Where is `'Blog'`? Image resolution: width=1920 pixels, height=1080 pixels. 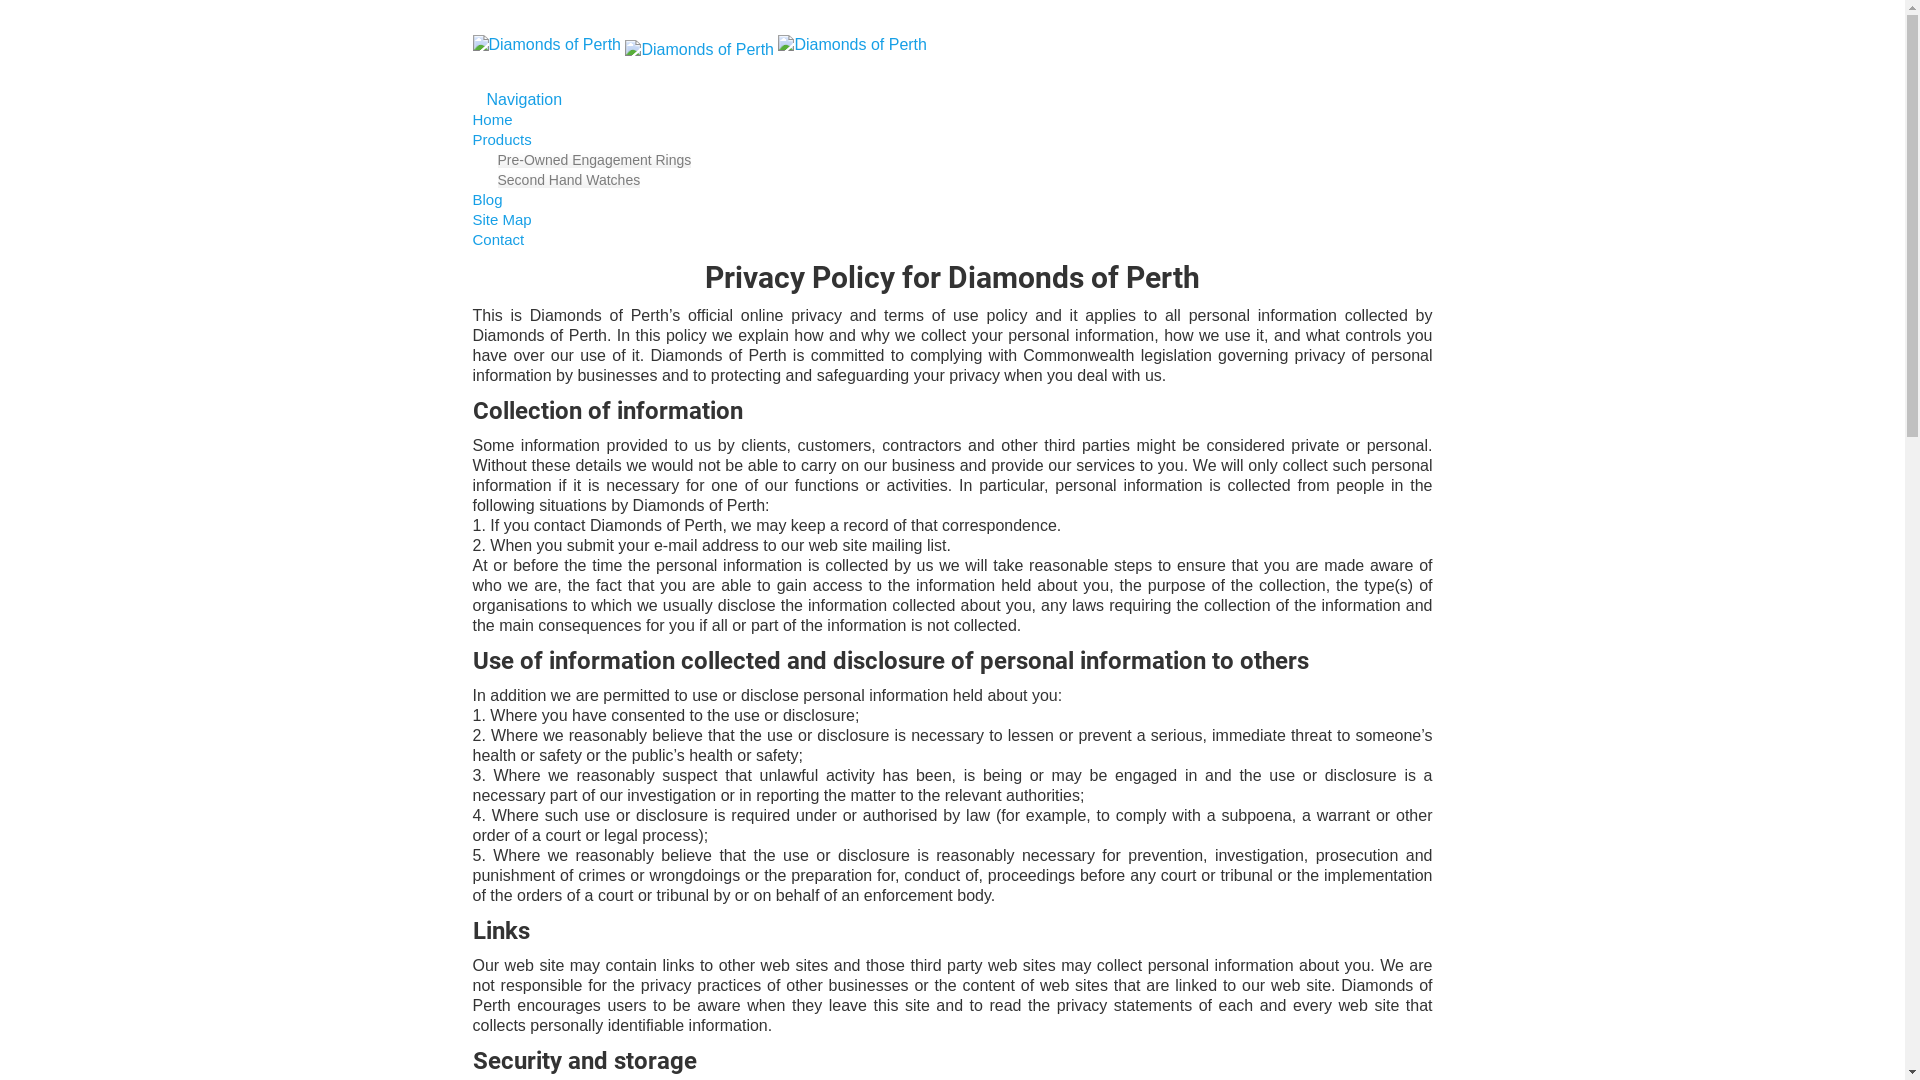
'Blog' is located at coordinates (486, 199).